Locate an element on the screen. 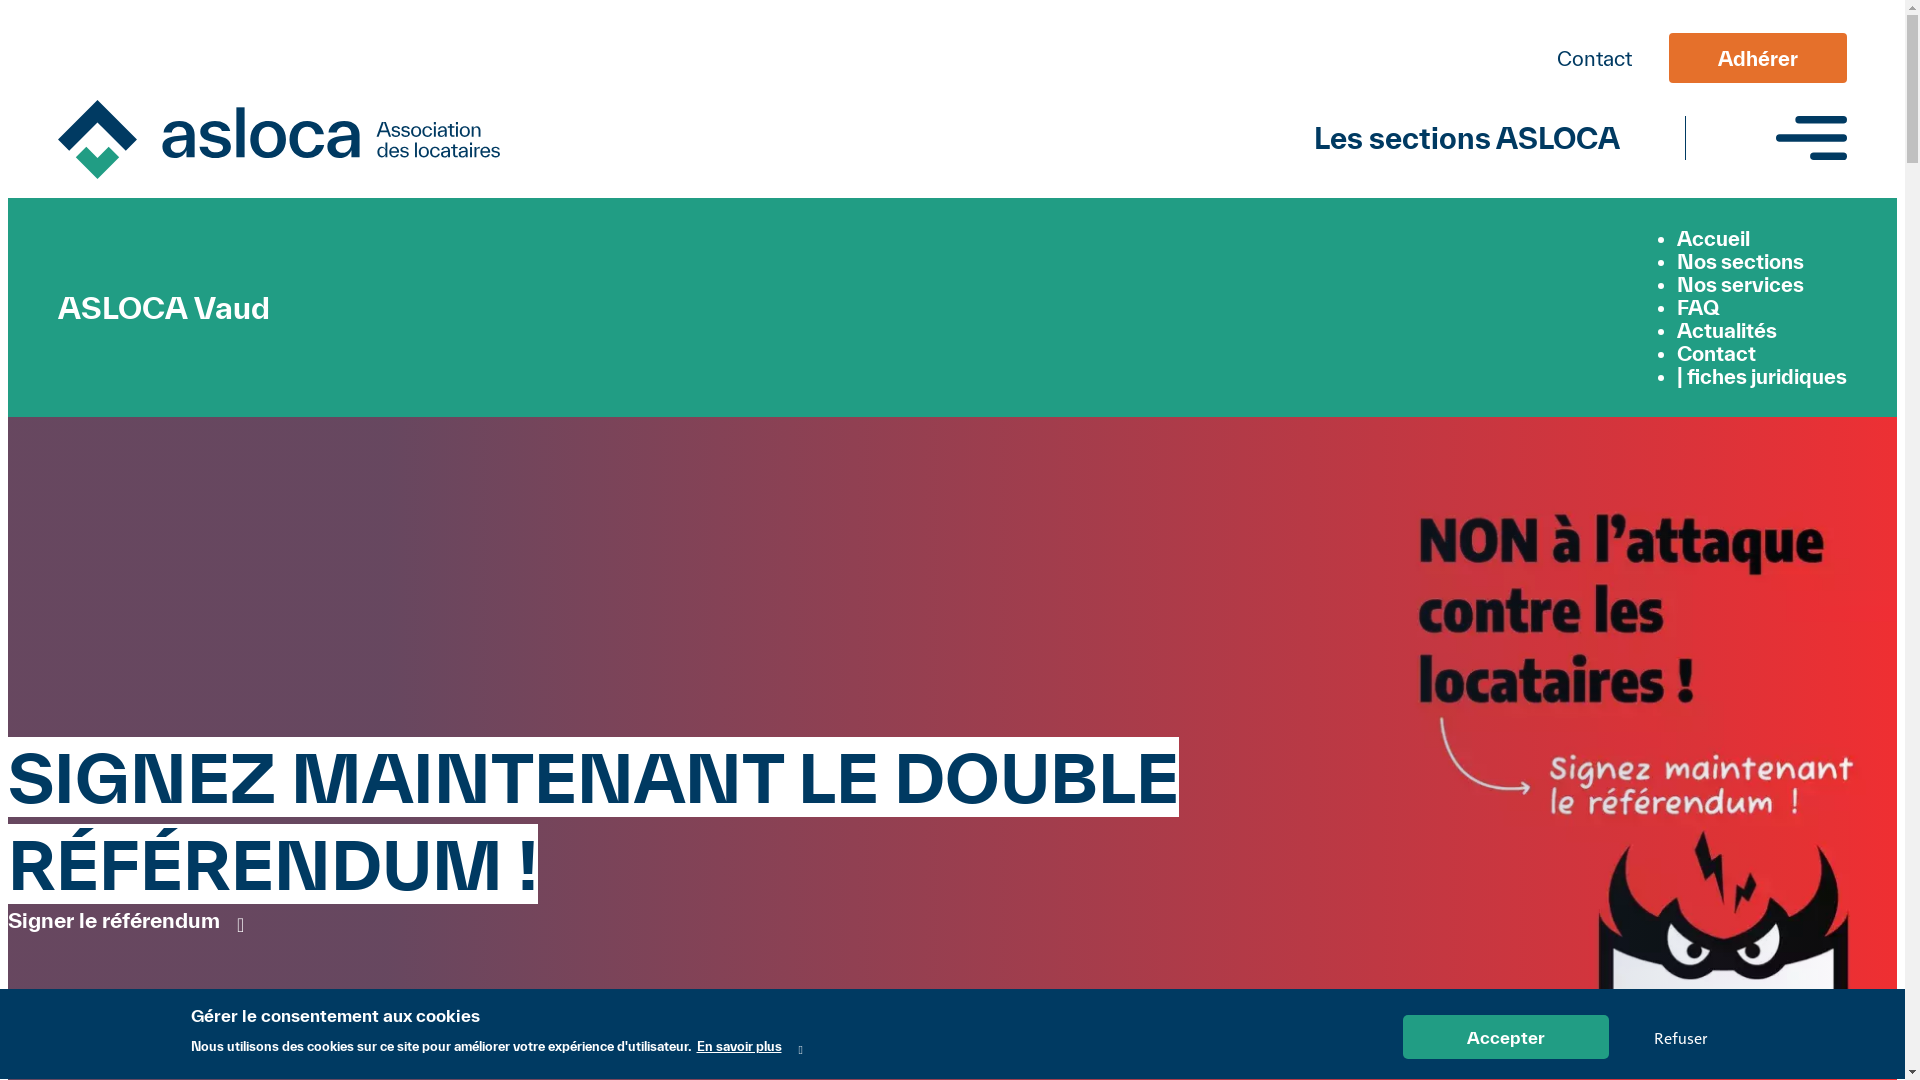 The height and width of the screenshot is (1080, 1920). 'Aller au contenu principal' is located at coordinates (951, 10).